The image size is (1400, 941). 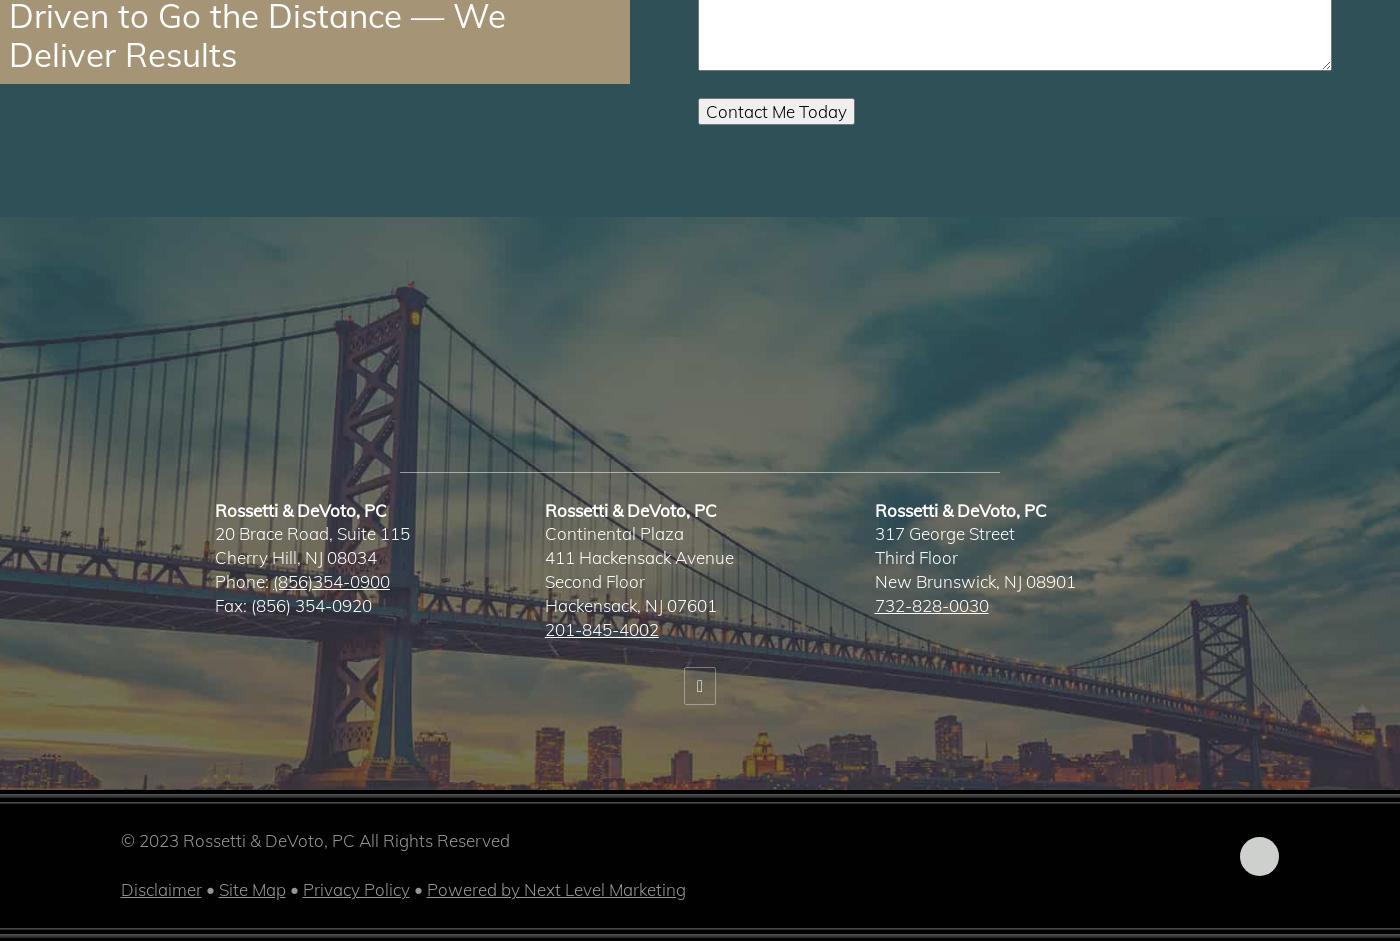 I want to click on 'Site Map', so click(x=217, y=889).